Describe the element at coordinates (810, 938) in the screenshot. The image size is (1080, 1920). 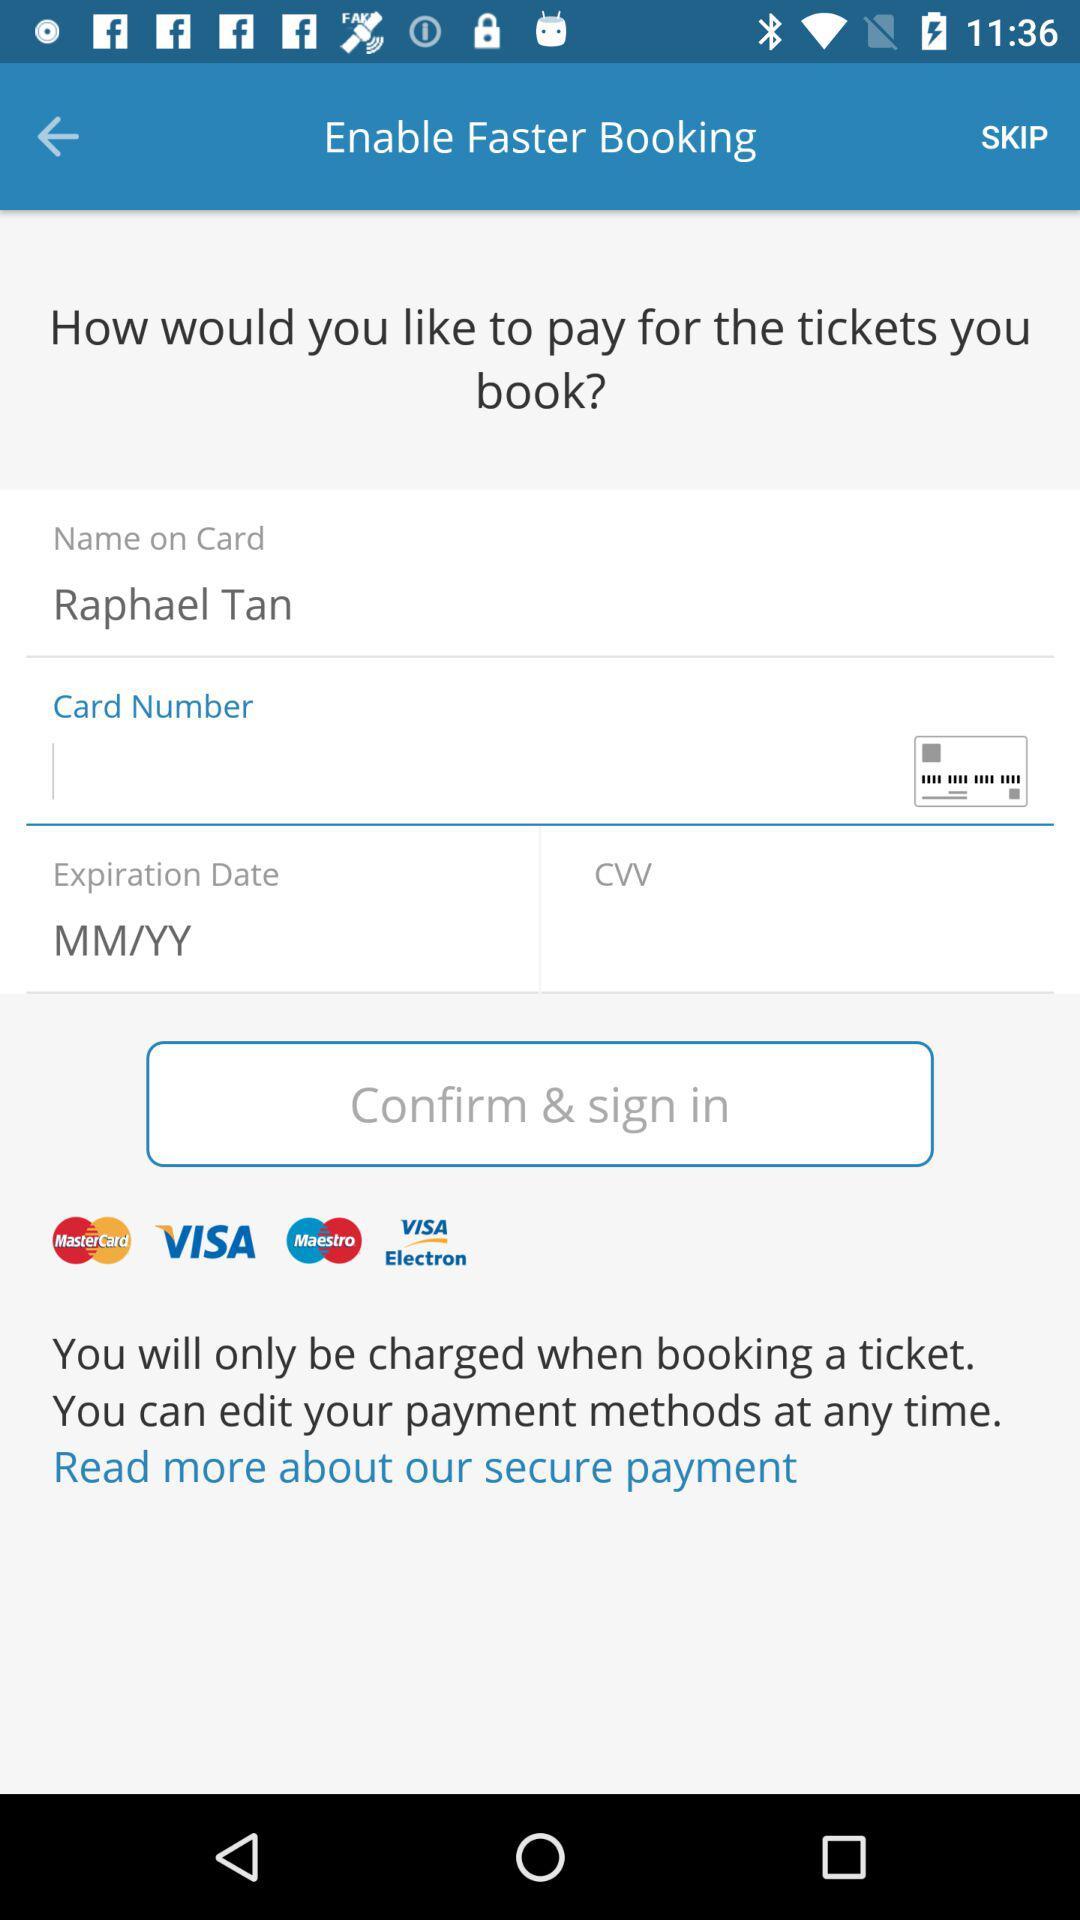
I see `go back` at that location.